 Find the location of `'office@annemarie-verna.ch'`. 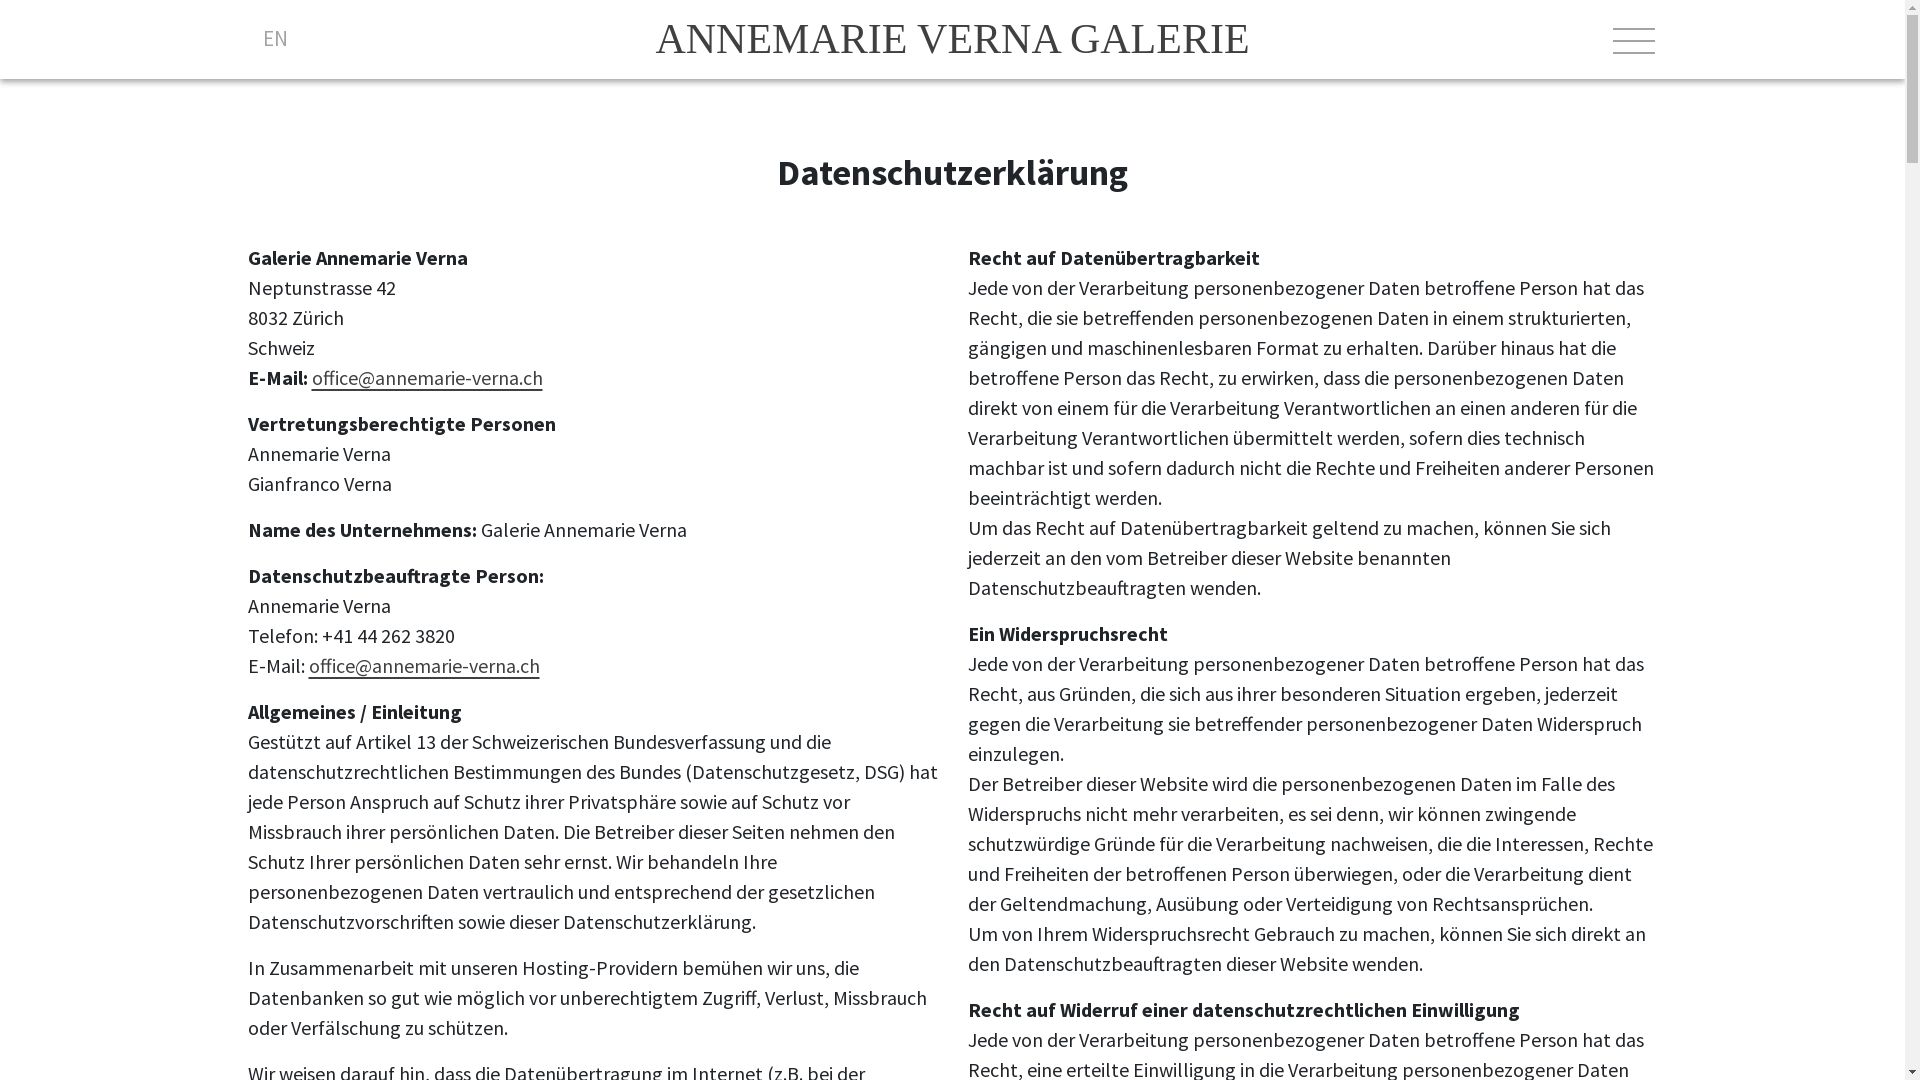

'office@annemarie-verna.ch' is located at coordinates (426, 377).